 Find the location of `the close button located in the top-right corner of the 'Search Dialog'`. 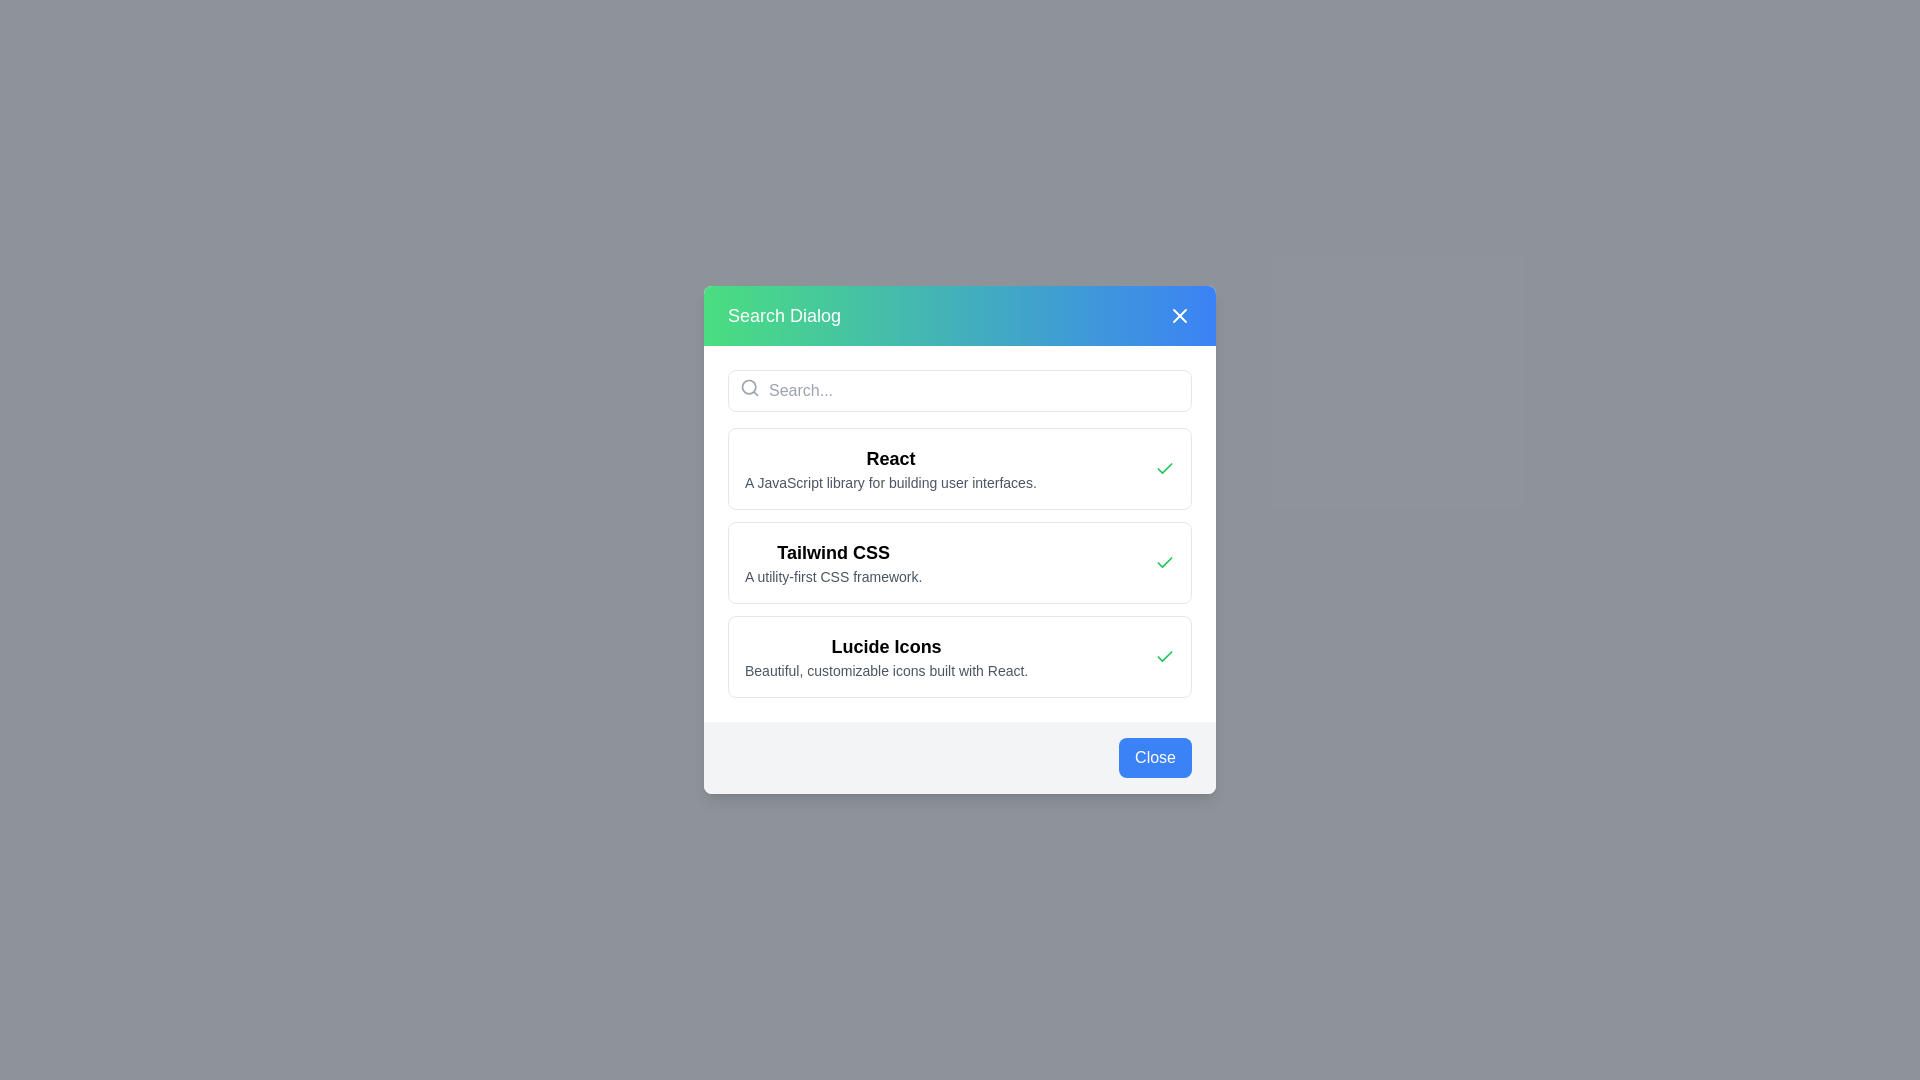

the close button located in the top-right corner of the 'Search Dialog' is located at coordinates (1180, 315).